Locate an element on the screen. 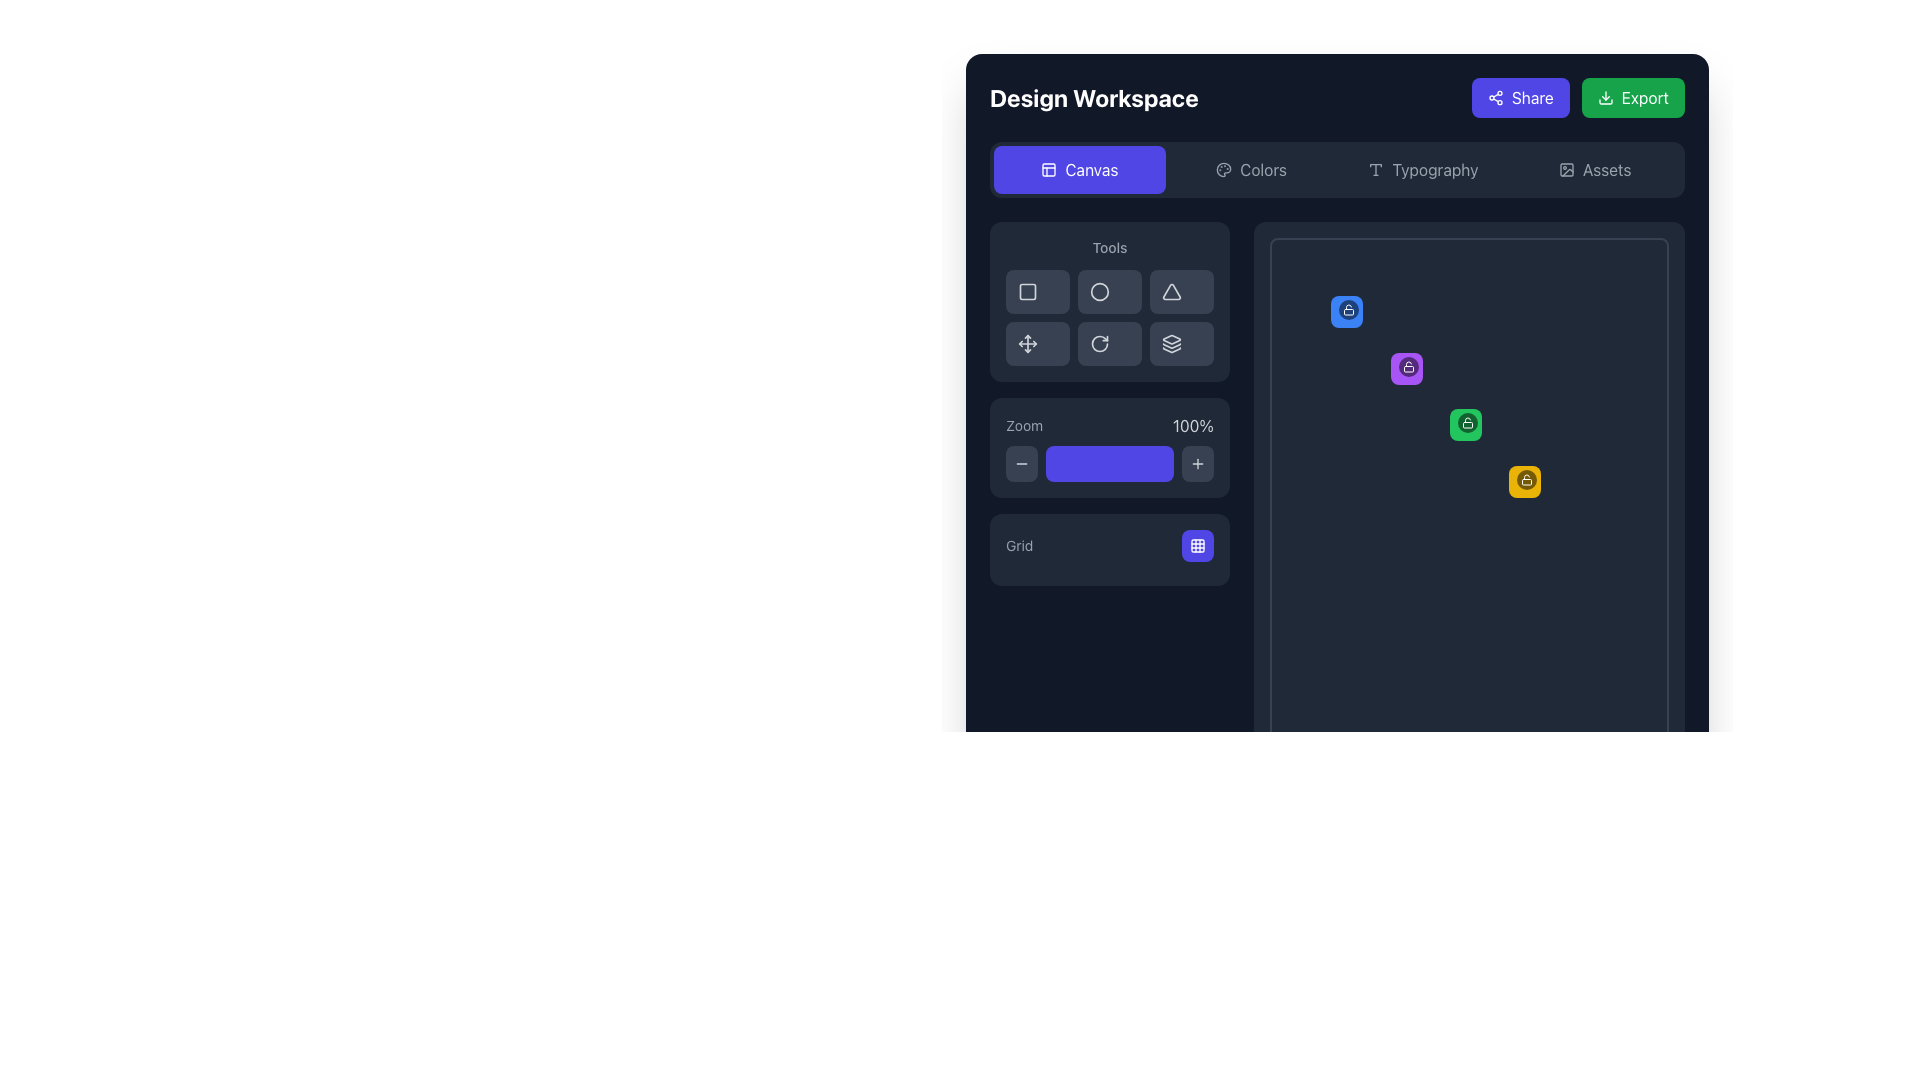 This screenshot has width=1920, height=1080. the triangular shape button located is located at coordinates (1171, 292).